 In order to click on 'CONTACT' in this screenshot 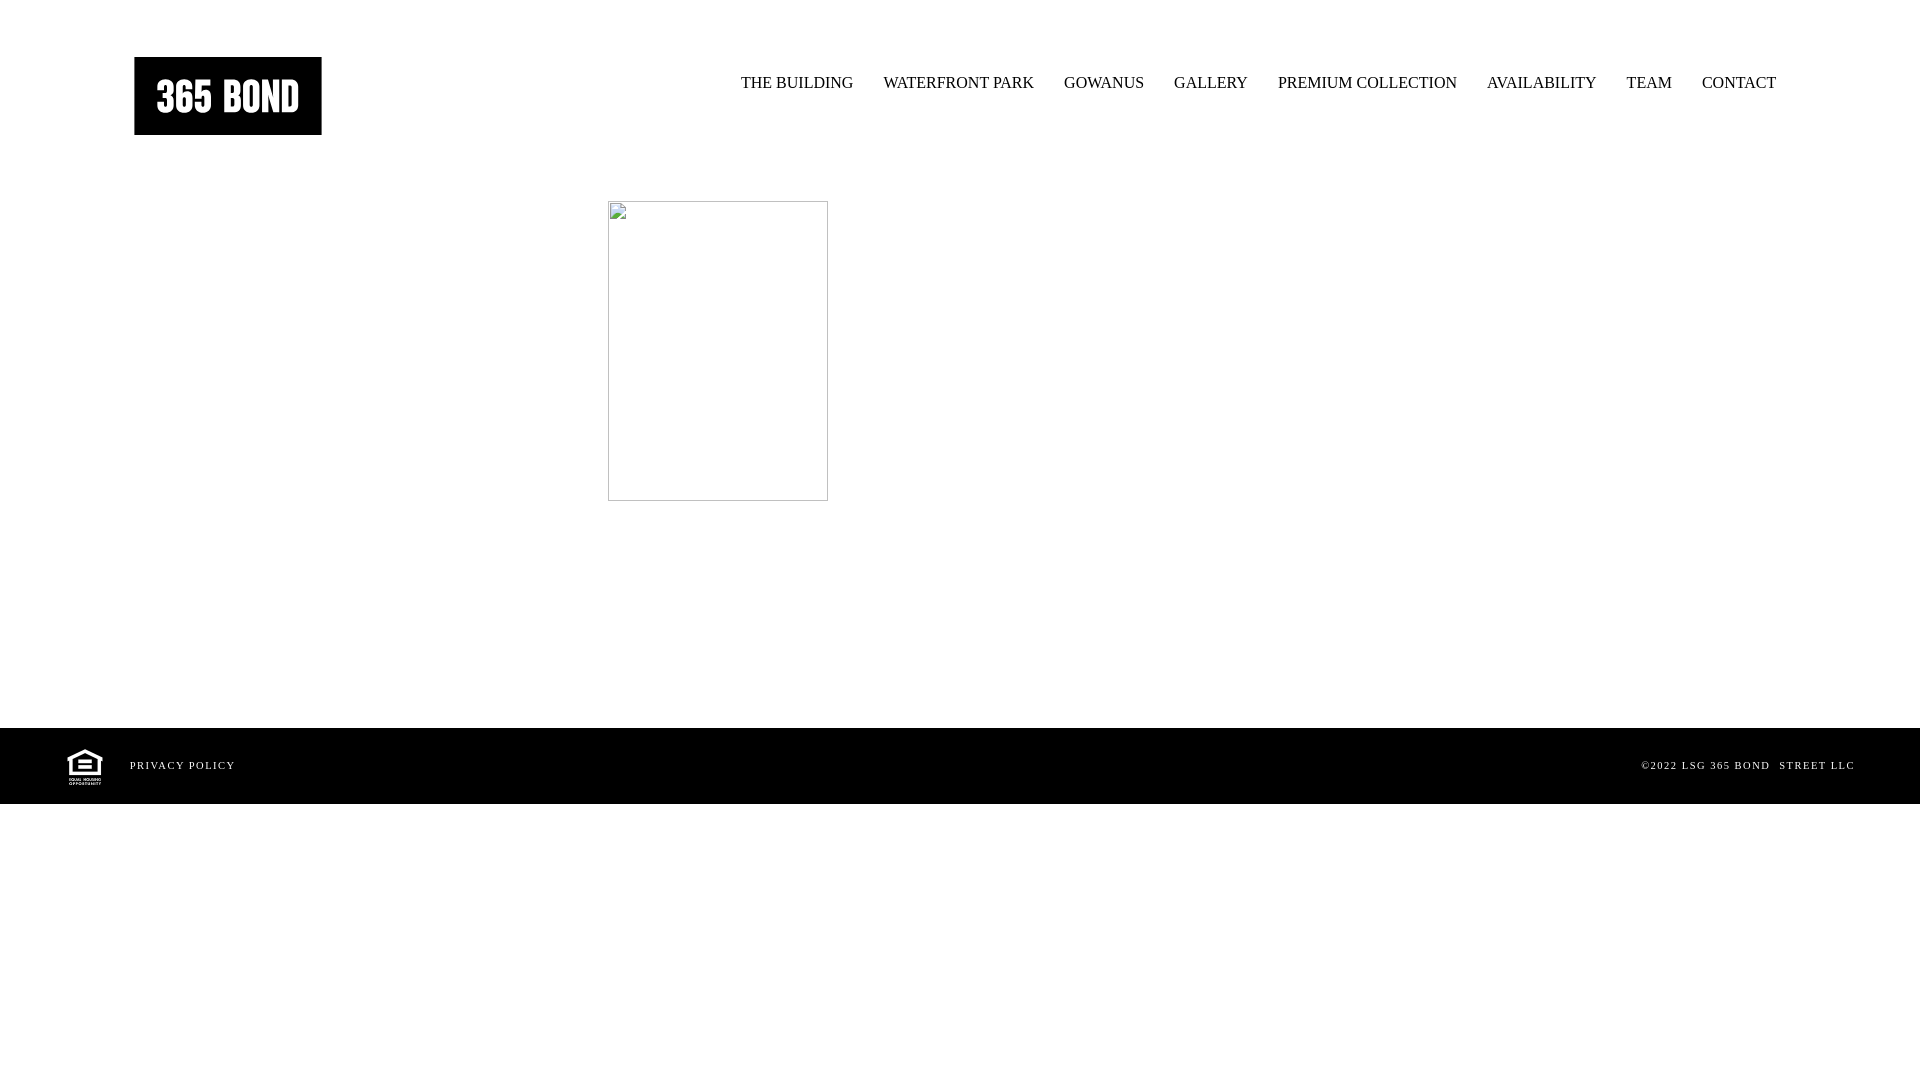, I will do `click(1737, 76)`.